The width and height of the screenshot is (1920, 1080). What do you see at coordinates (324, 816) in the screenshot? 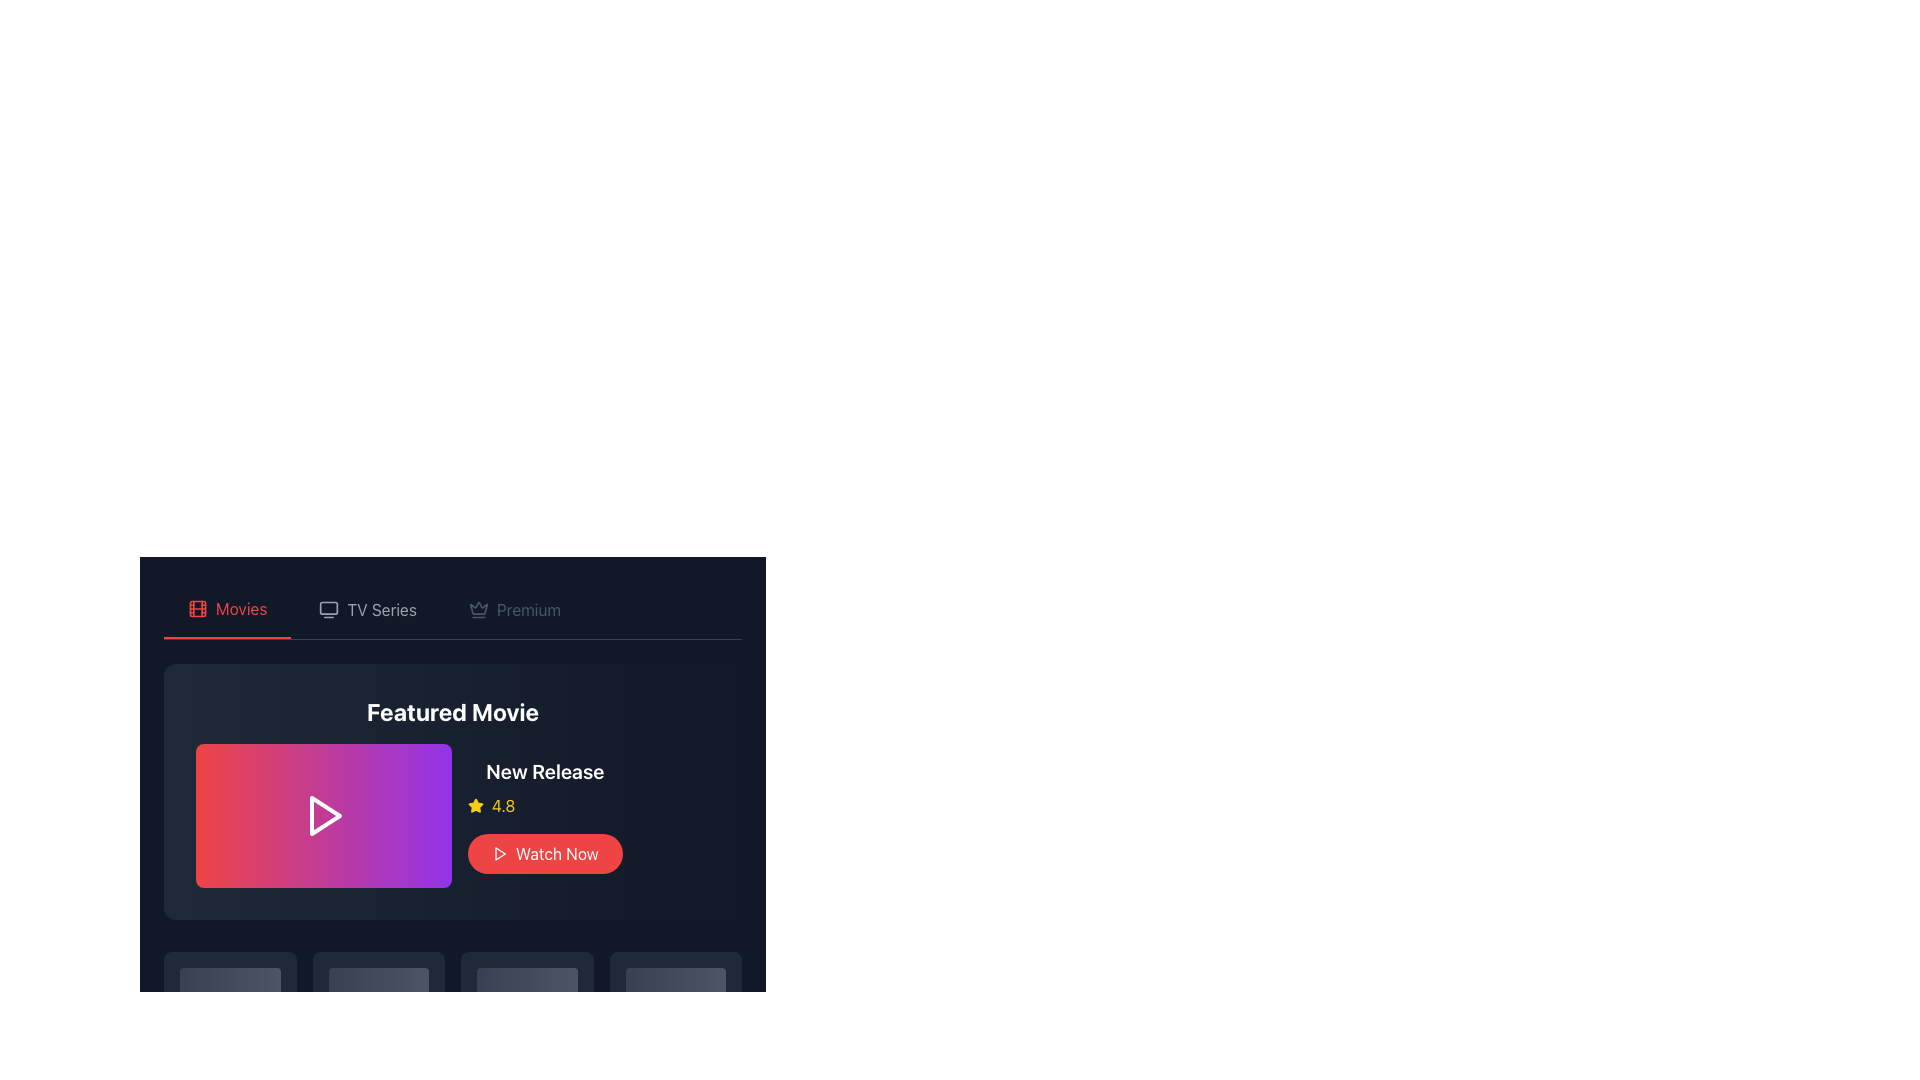
I see `the triangular play button icon, which is white and located inside a gradient pink and purple rectangle in the 'Featured Movie' section` at bounding box center [324, 816].